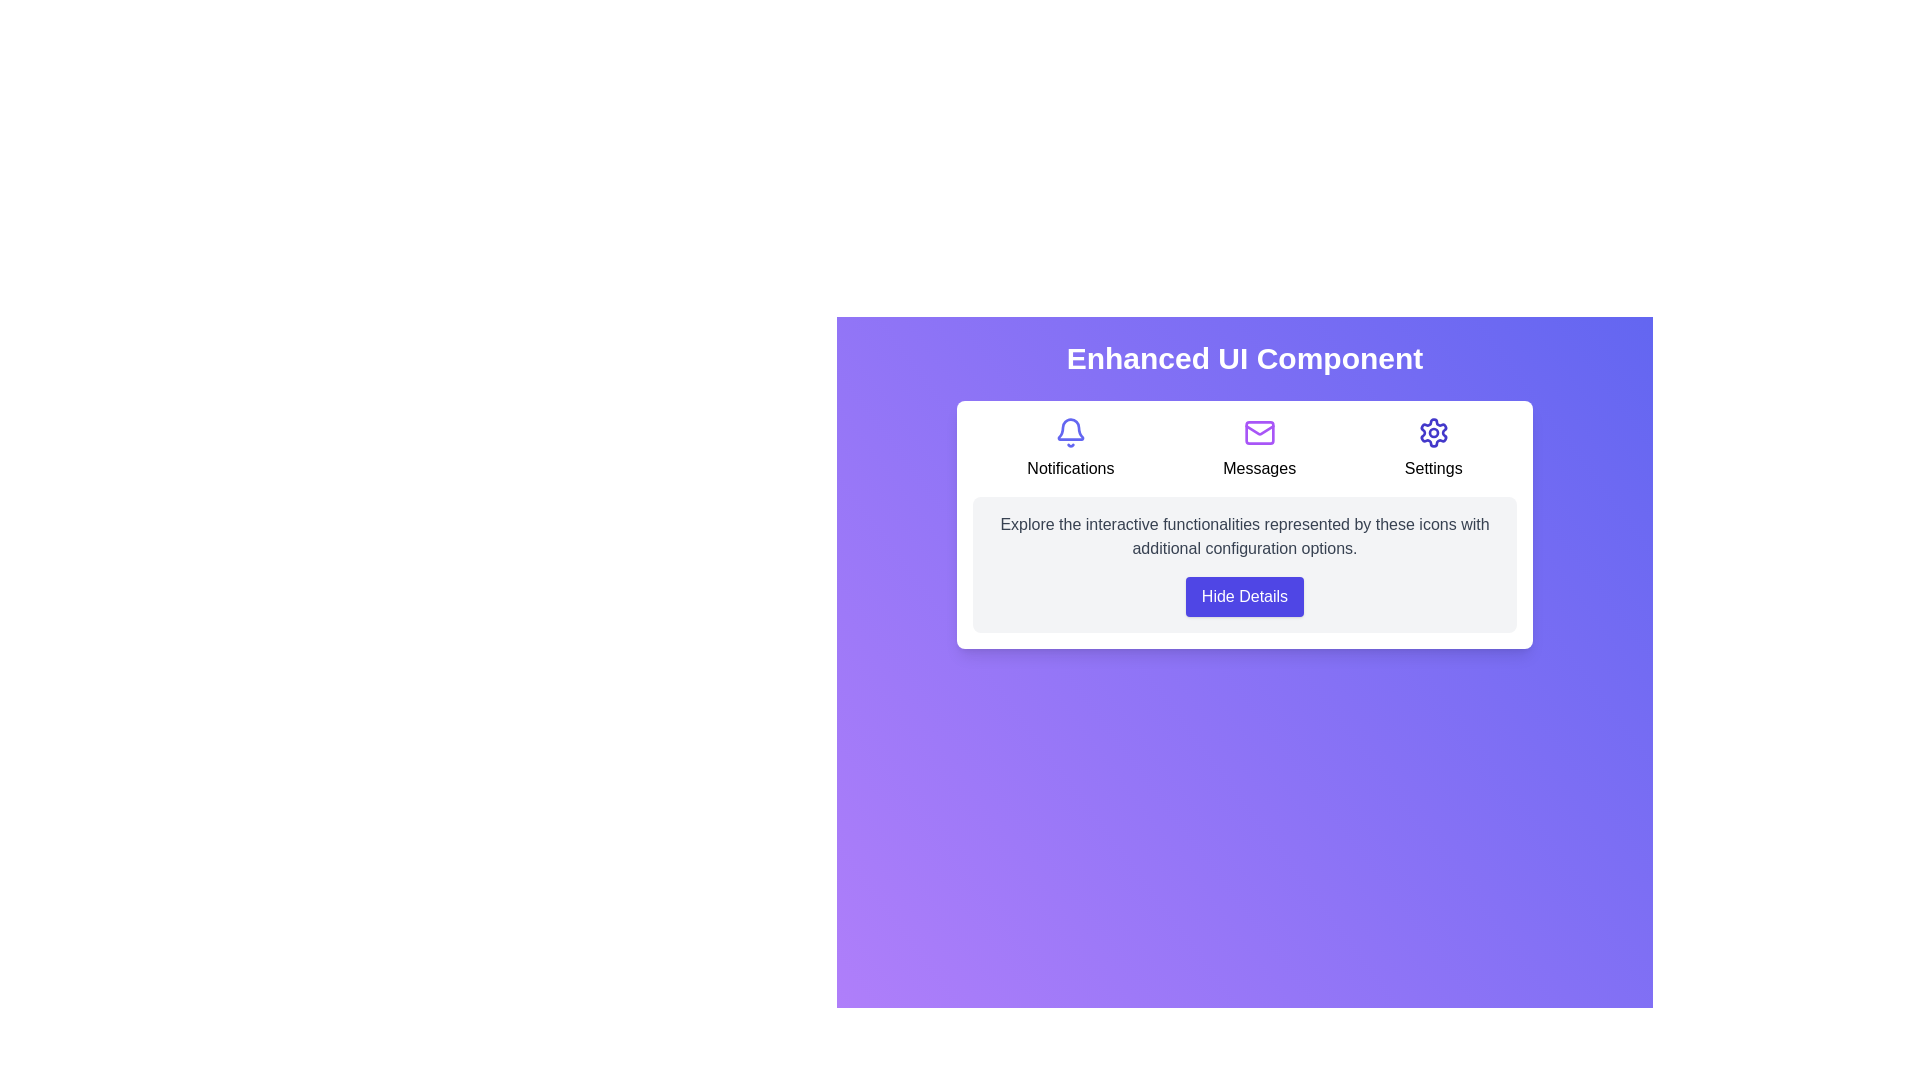 This screenshot has width=1920, height=1080. What do you see at coordinates (1069, 431) in the screenshot?
I see `the notifications icon located in the top-left corner of the group of icons, which includes 'Messages' and 'Settings', directly above the text 'Notifications'` at bounding box center [1069, 431].